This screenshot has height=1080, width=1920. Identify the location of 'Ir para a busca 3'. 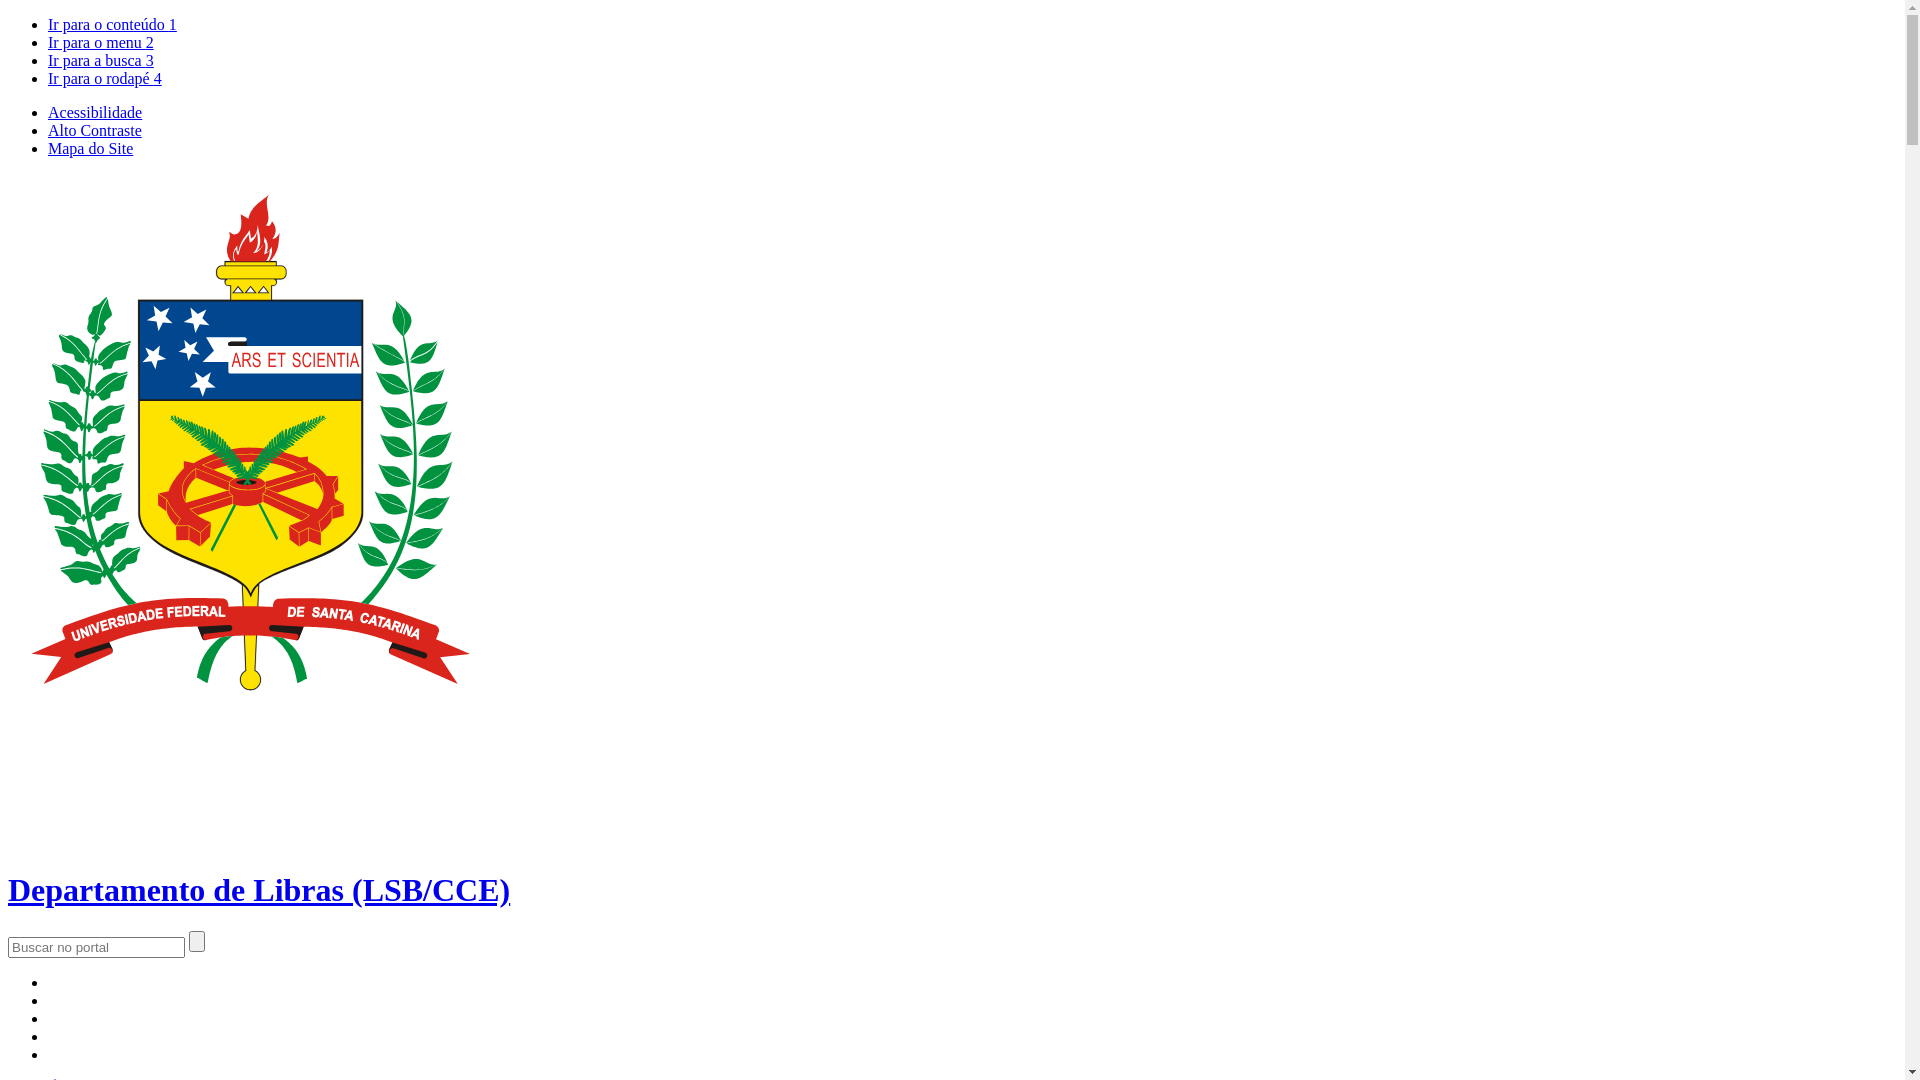
(99, 59).